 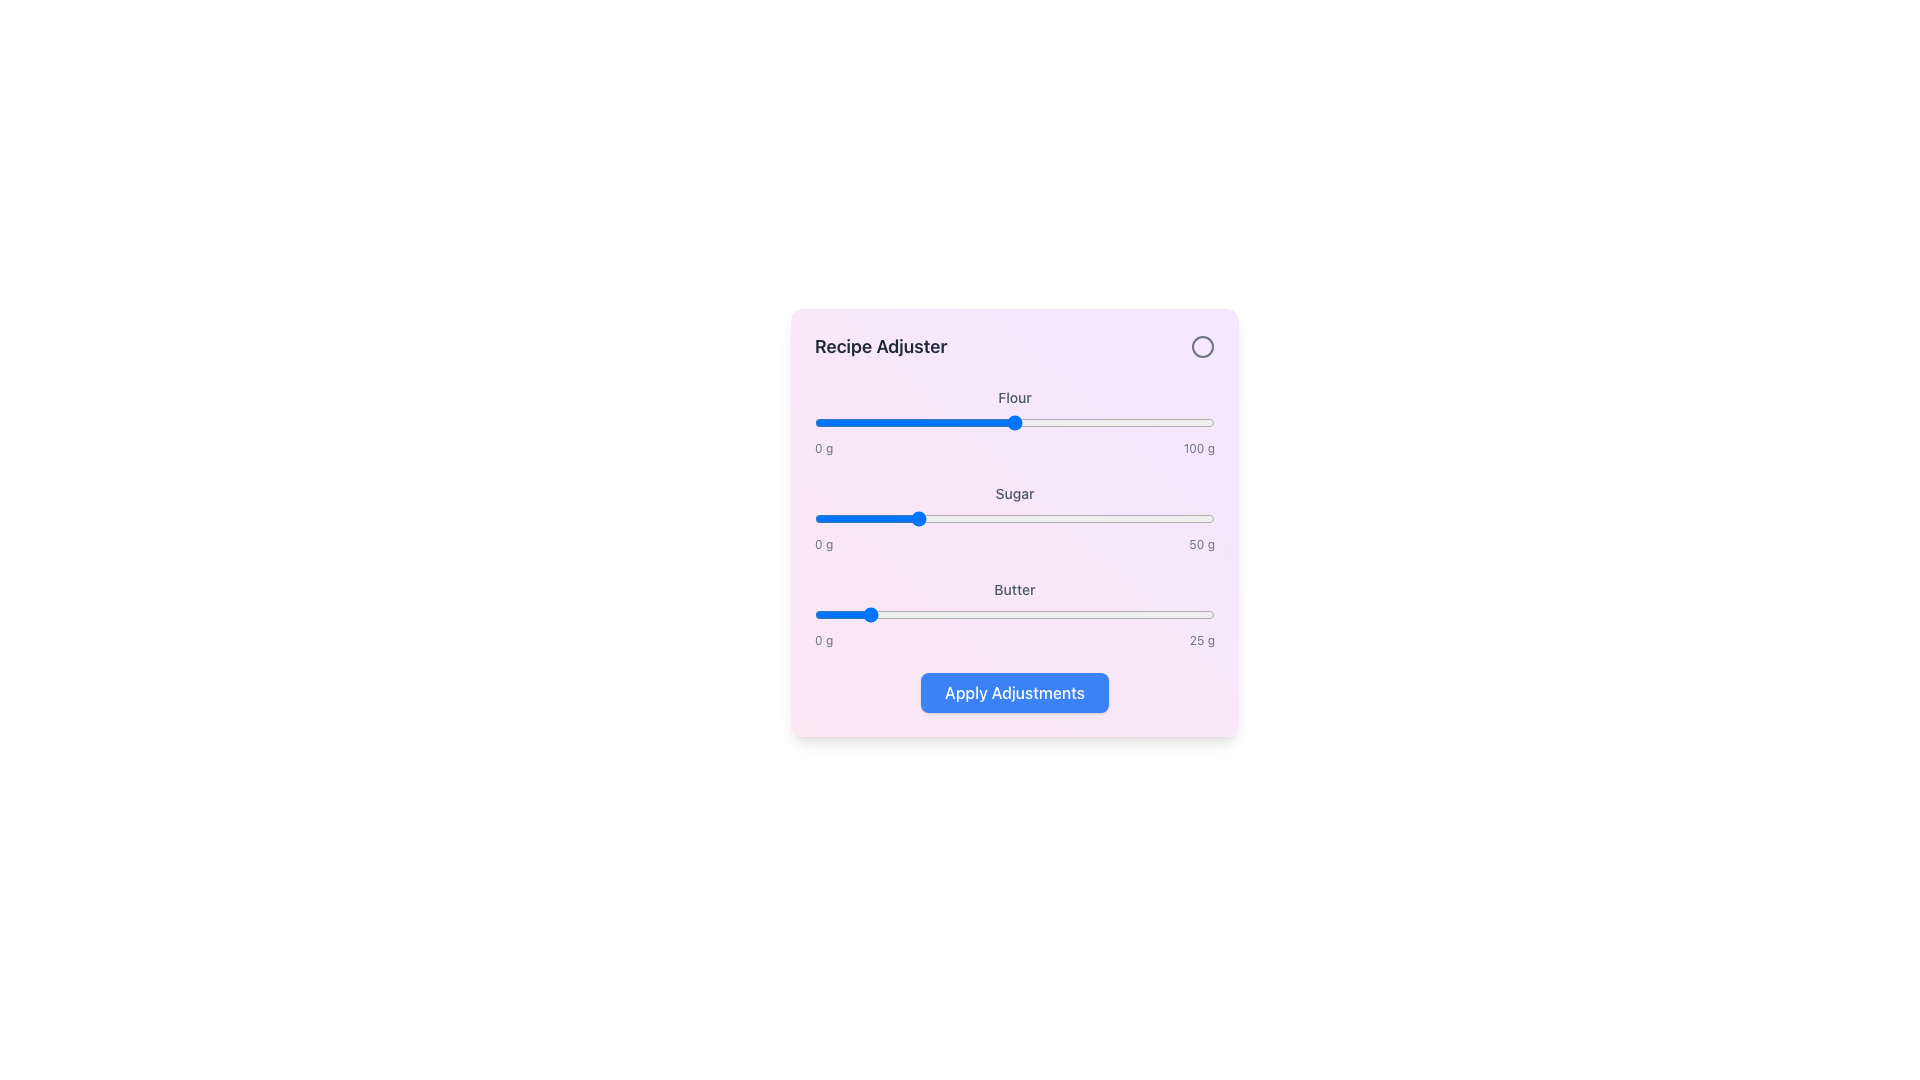 I want to click on Butter amount, so click(x=1050, y=613).